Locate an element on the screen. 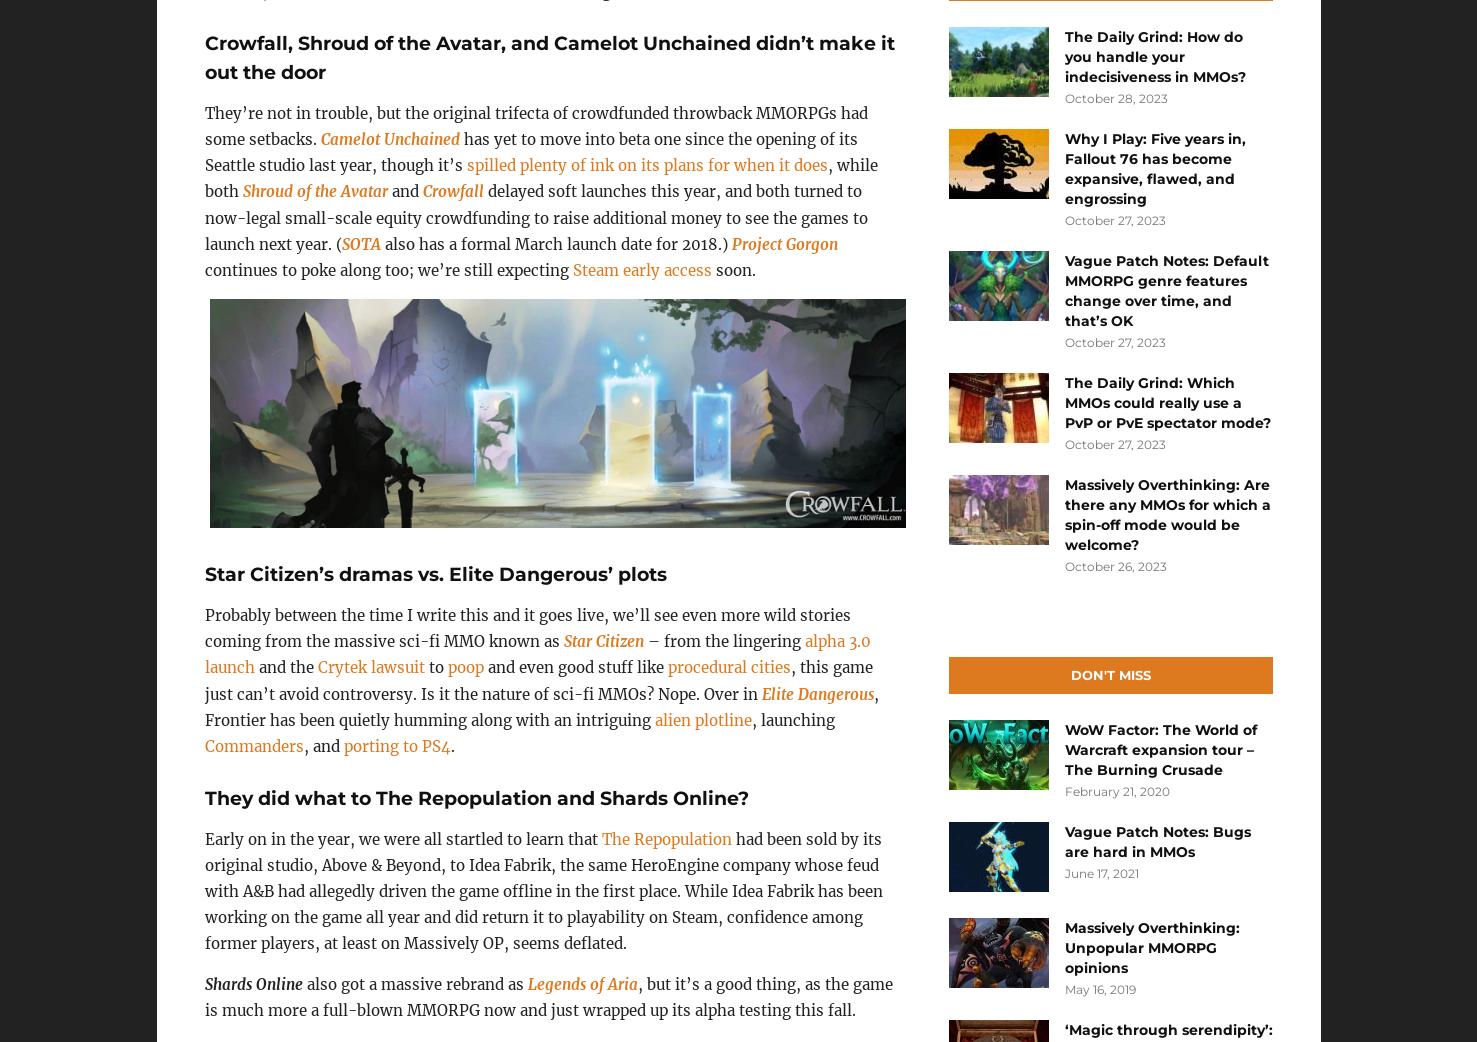 The image size is (1477, 1042). 'Star Citizen' is located at coordinates (602, 641).